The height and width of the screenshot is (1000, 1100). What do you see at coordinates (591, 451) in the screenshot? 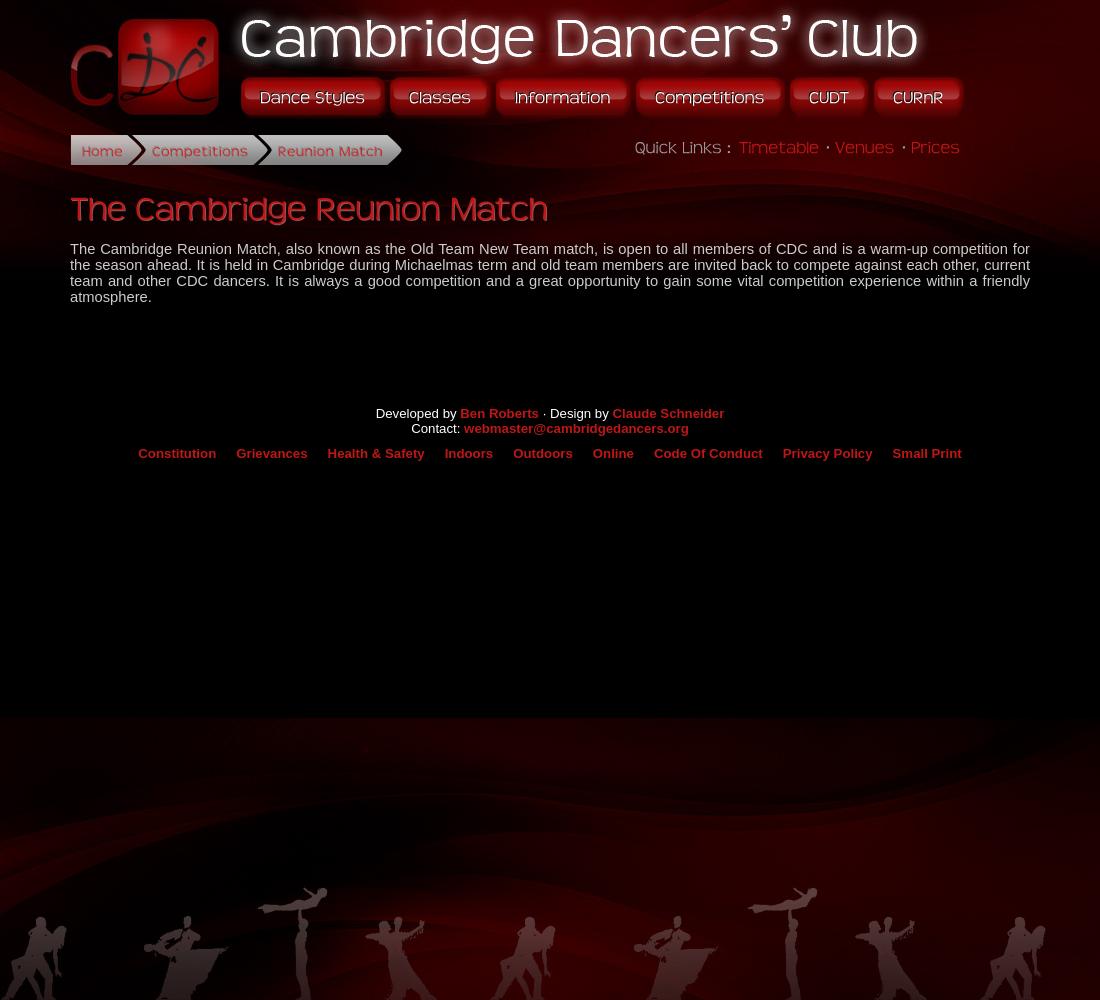
I see `'Online'` at bounding box center [591, 451].